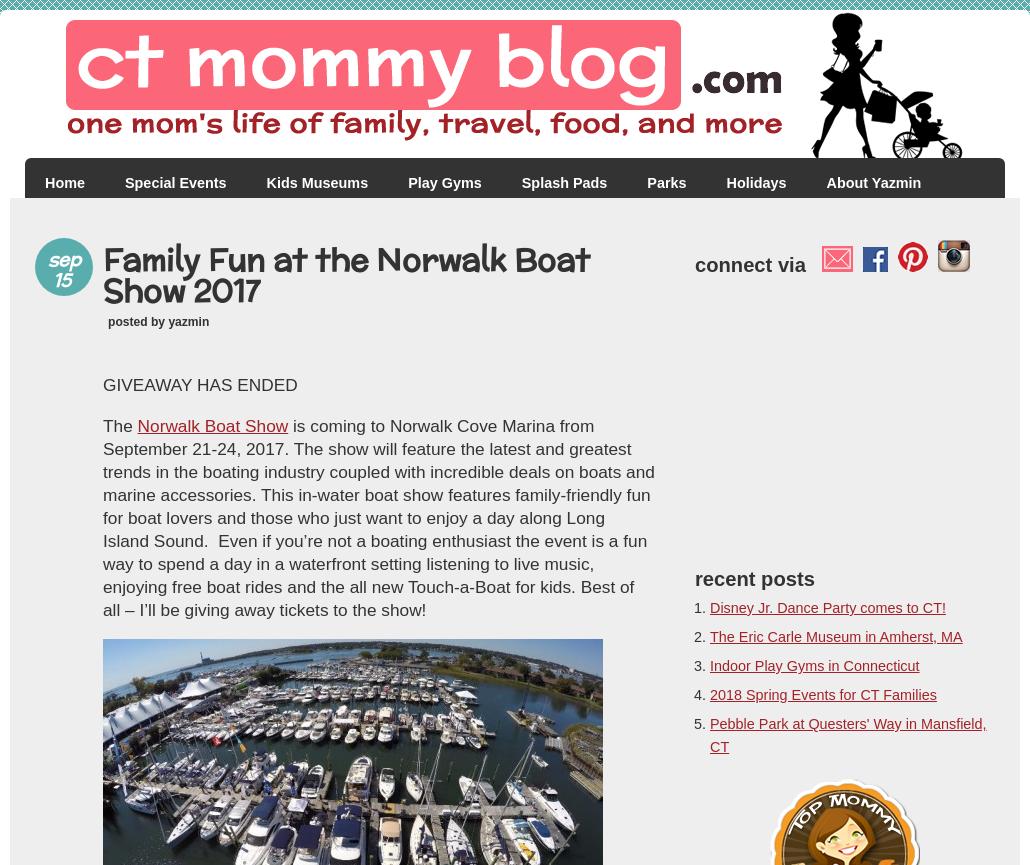 This screenshot has width=1030, height=865. What do you see at coordinates (212, 424) in the screenshot?
I see `'Norwalk Boat Show'` at bounding box center [212, 424].